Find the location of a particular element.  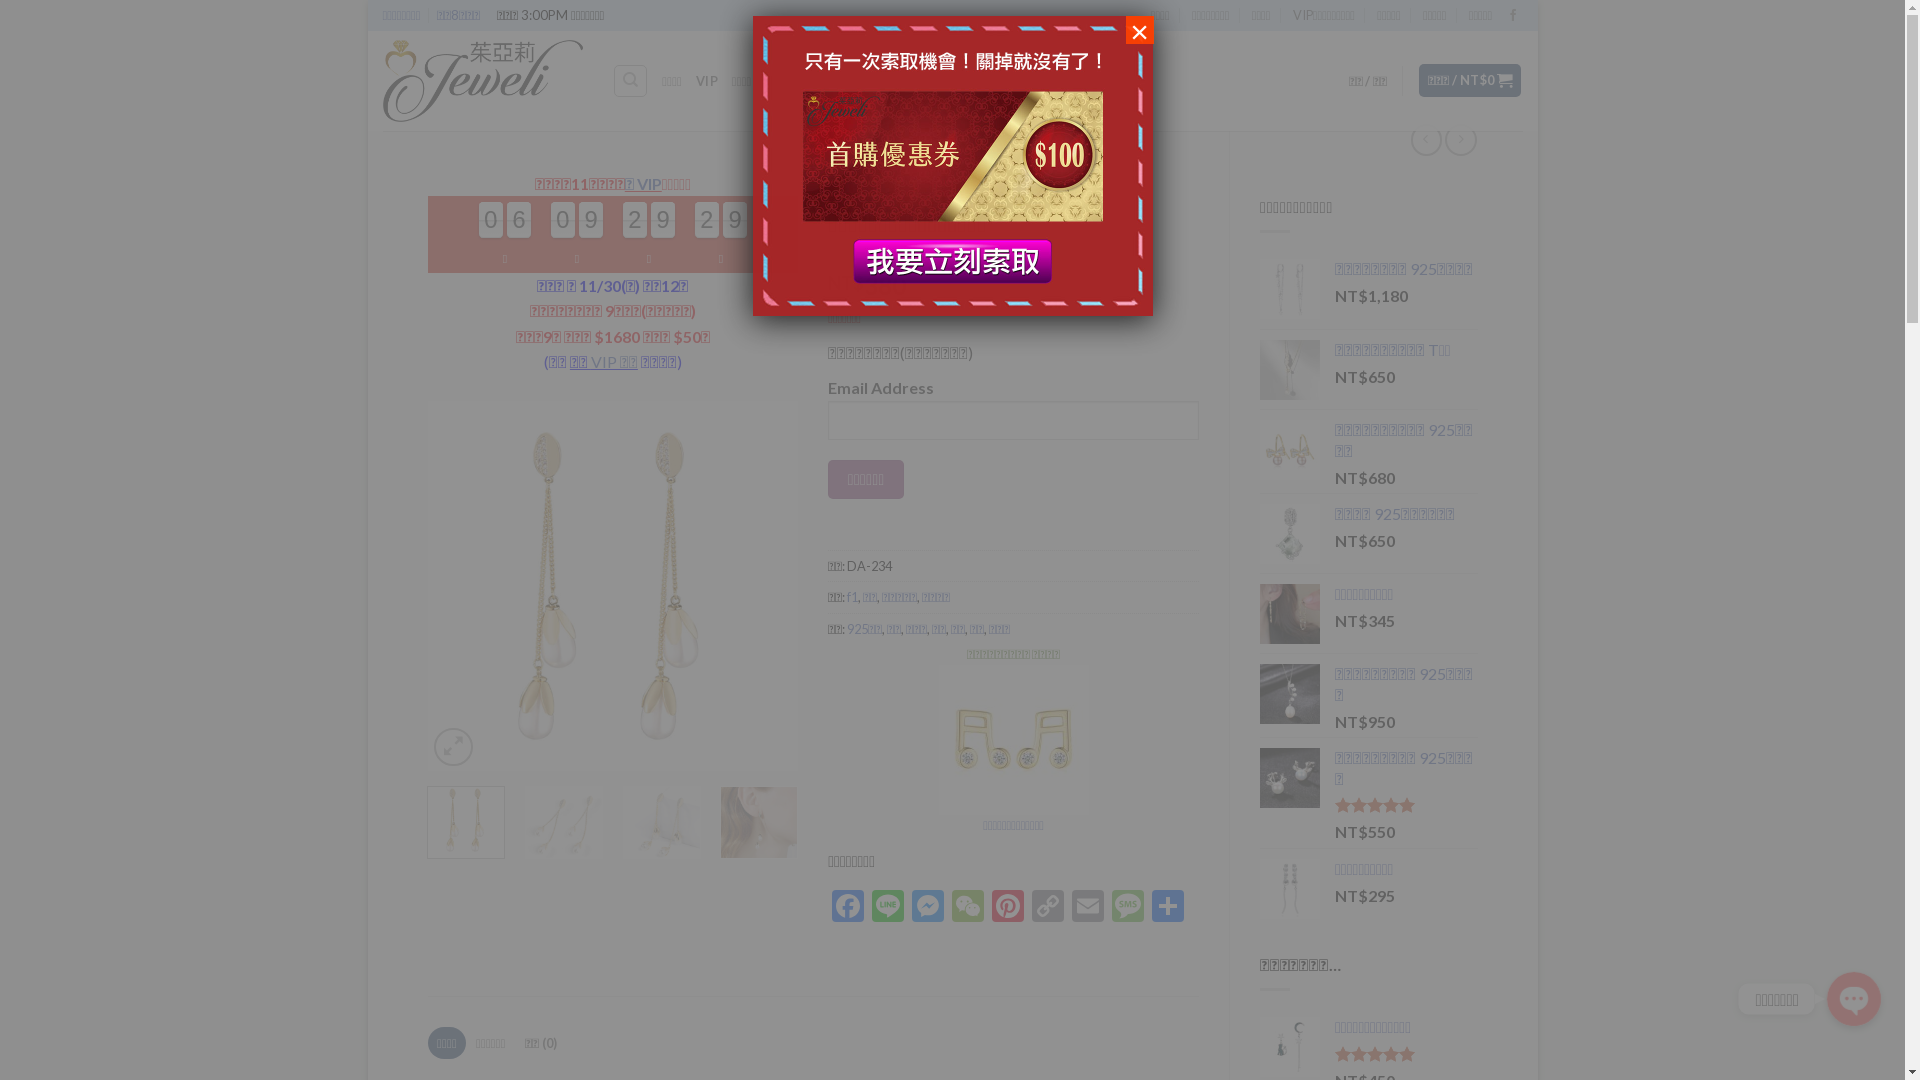

'Pinterest' is located at coordinates (1008, 907).